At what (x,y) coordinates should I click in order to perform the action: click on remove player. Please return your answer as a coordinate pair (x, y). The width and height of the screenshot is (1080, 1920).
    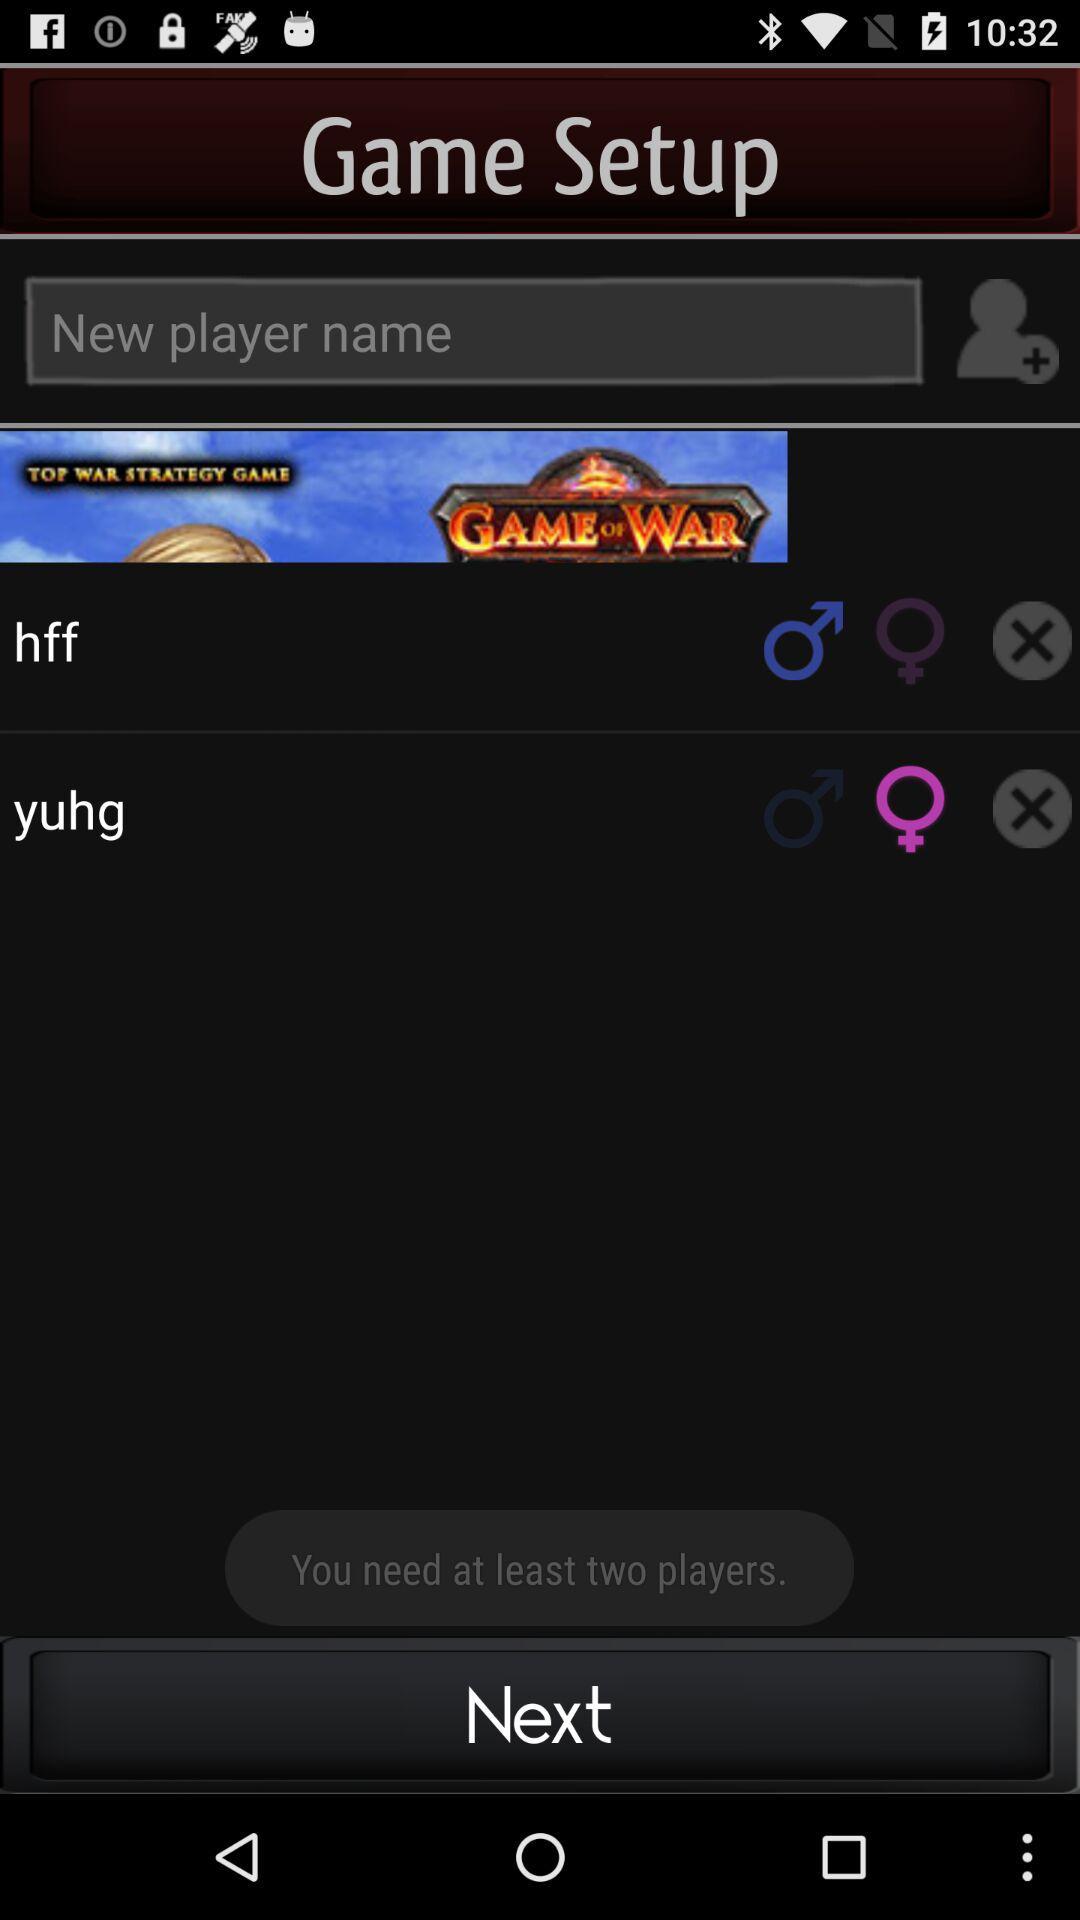
    Looking at the image, I should click on (1032, 640).